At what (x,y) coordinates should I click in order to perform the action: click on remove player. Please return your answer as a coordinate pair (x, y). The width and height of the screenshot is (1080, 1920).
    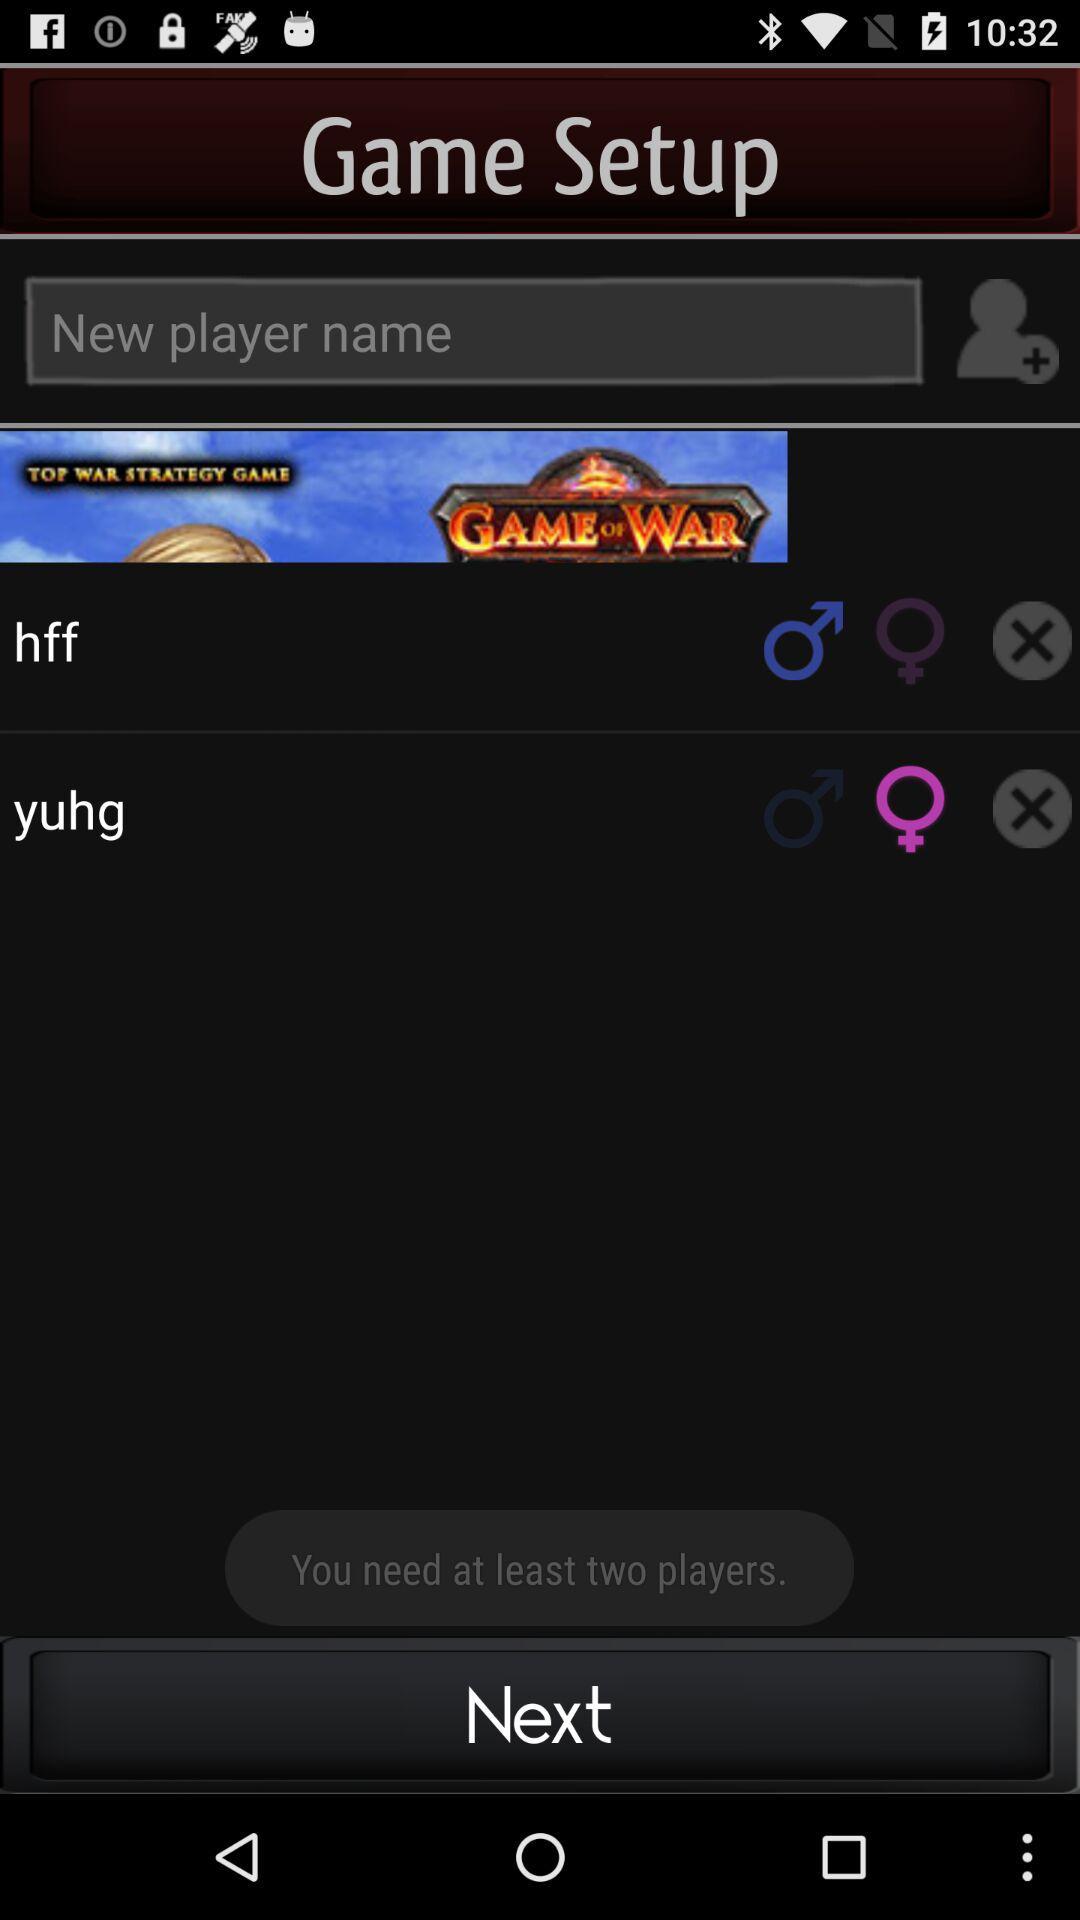
    Looking at the image, I should click on (1032, 640).